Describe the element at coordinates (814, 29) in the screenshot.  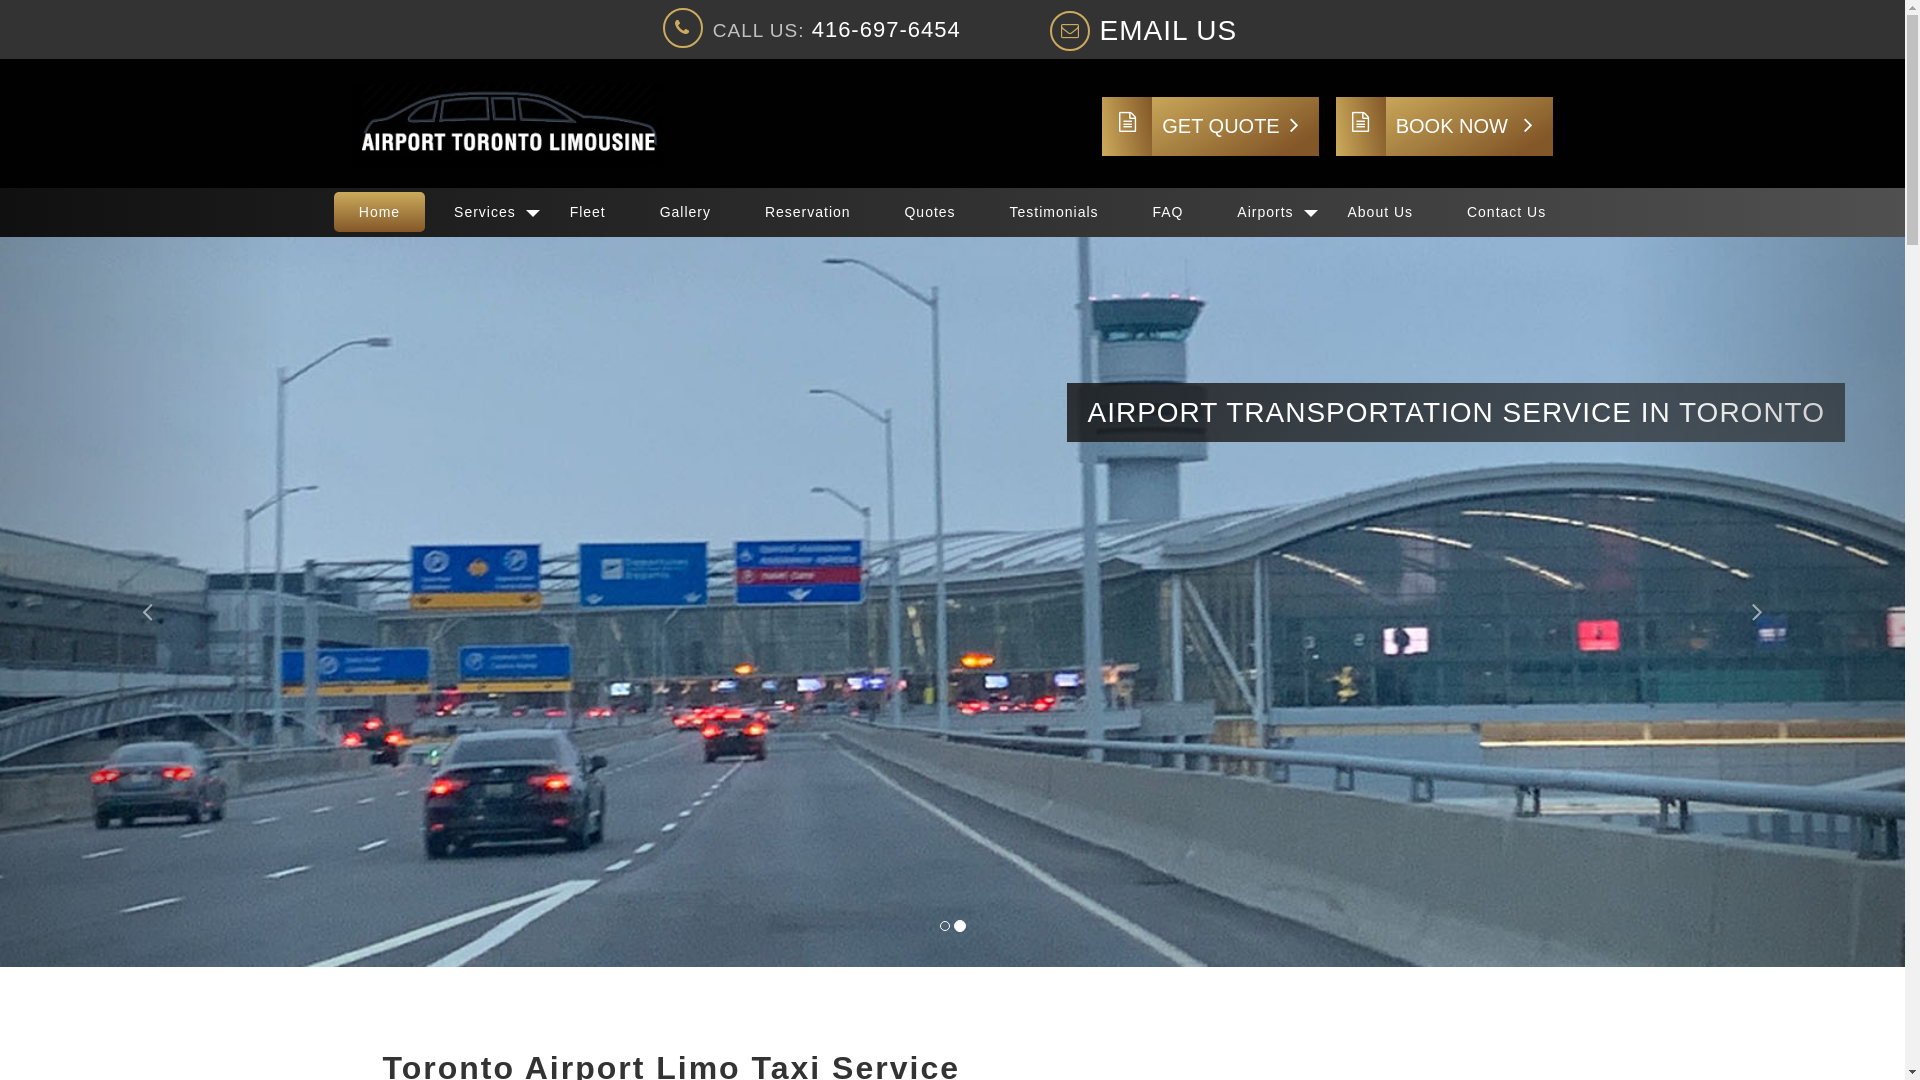
I see `'CALL US: 416-697-6454'` at that location.